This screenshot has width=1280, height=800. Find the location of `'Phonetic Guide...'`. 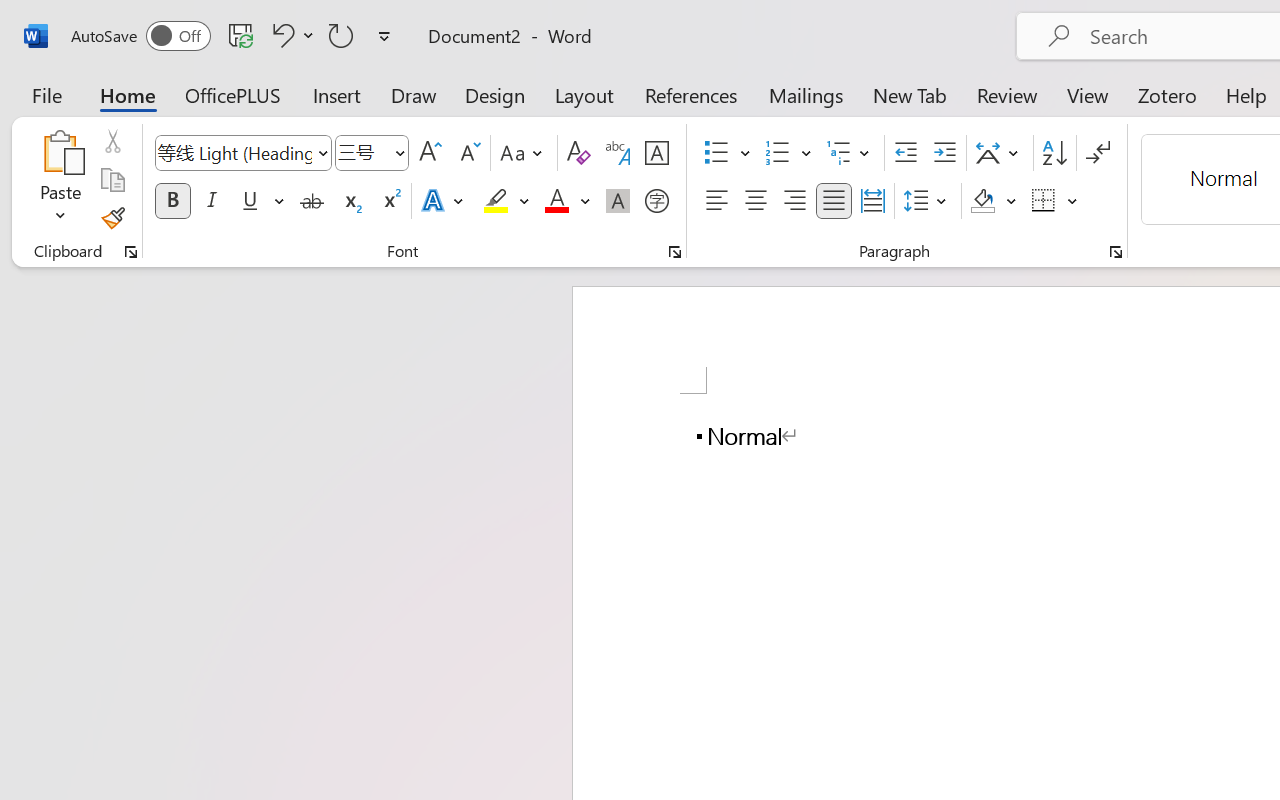

'Phonetic Guide...' is located at coordinates (617, 153).